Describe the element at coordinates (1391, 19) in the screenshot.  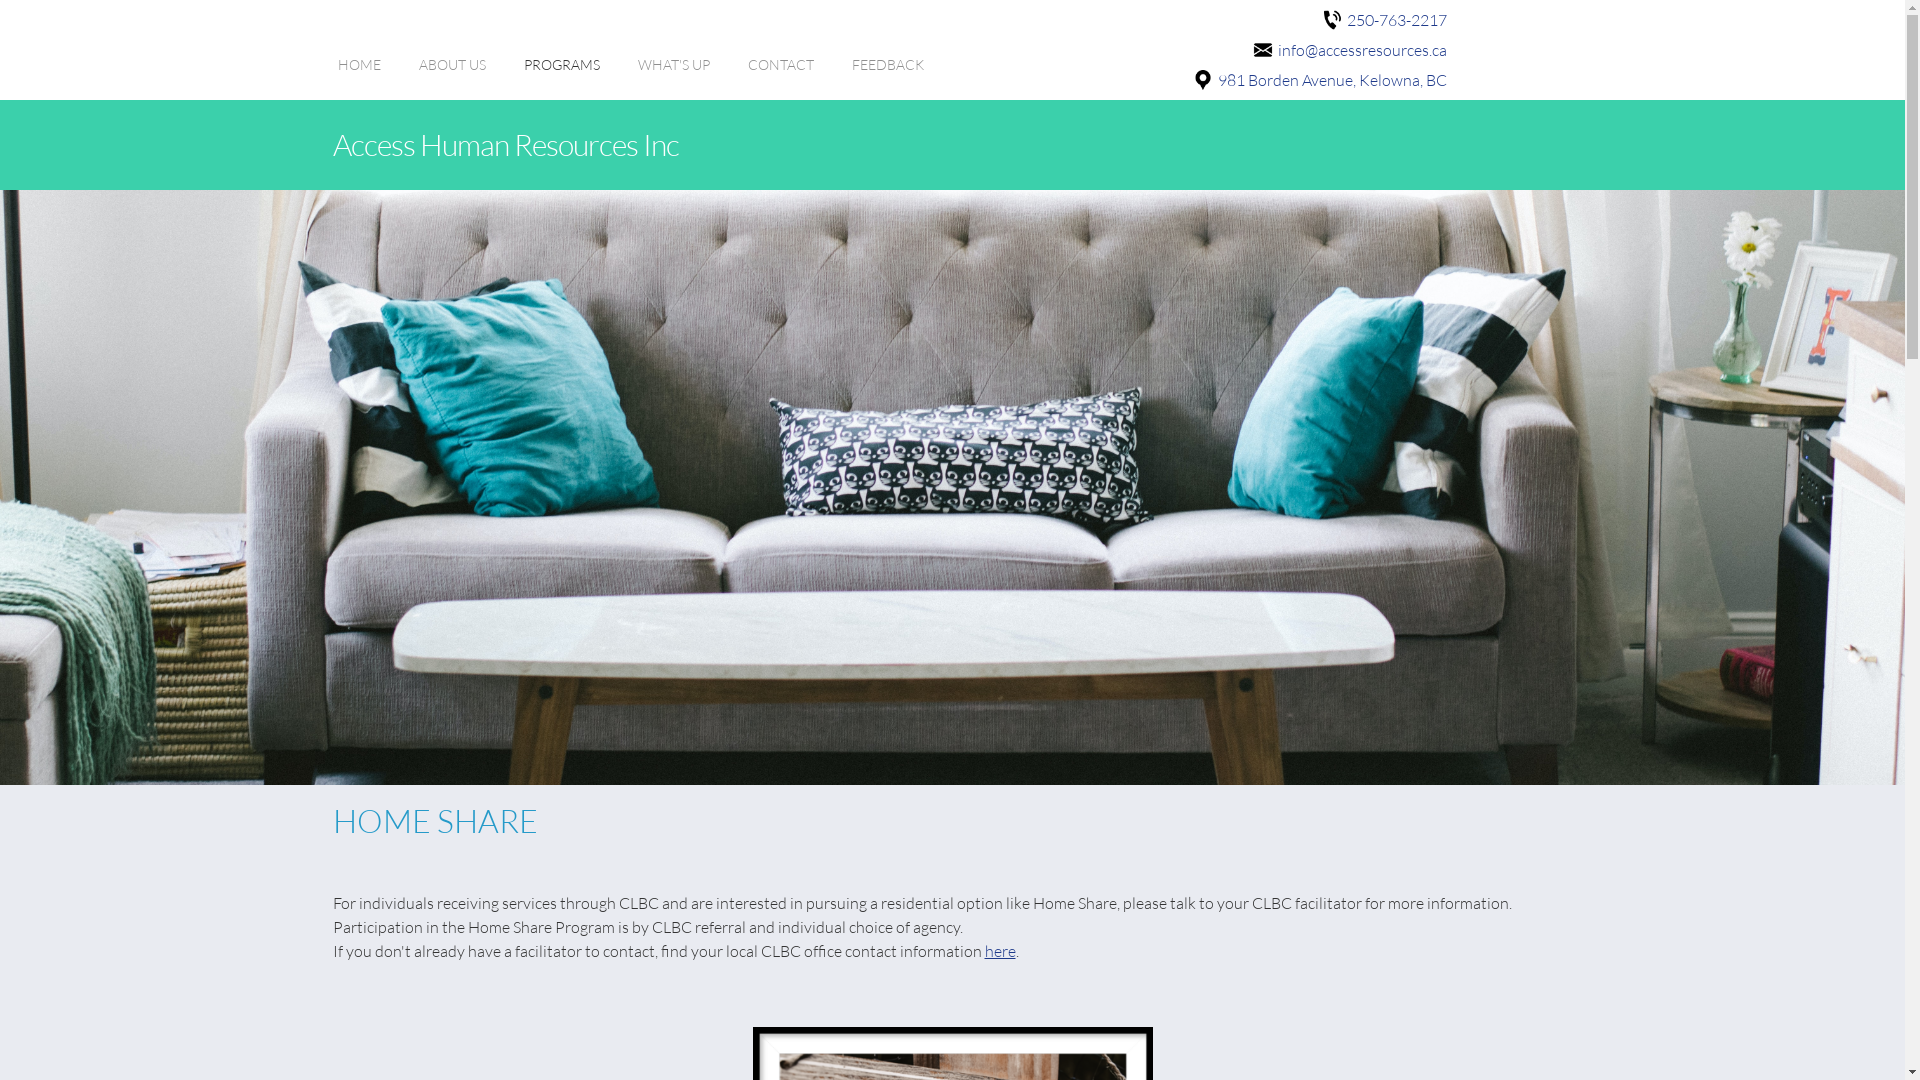
I see `'250-763-2217'` at that location.